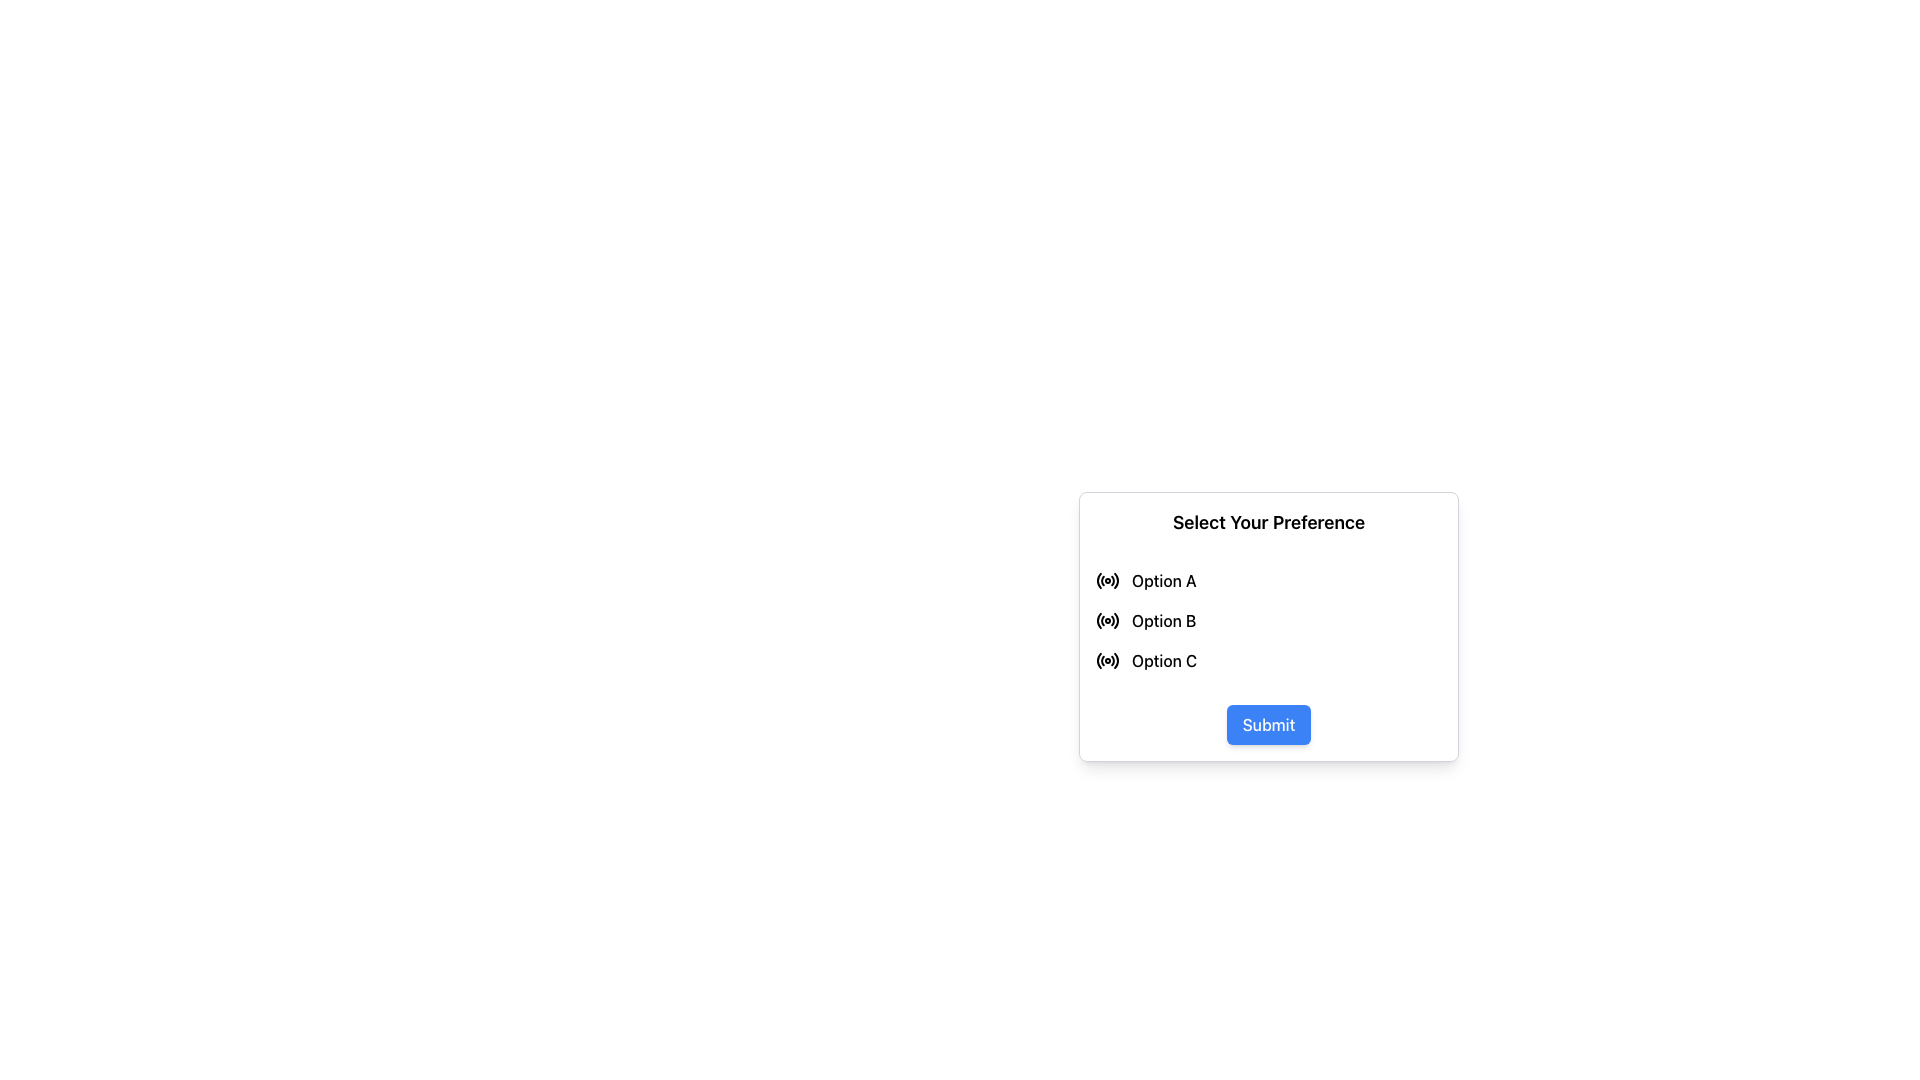  What do you see at coordinates (1115, 620) in the screenshot?
I see `the outermost circle of the SVG radio button for 'Option B'` at bounding box center [1115, 620].